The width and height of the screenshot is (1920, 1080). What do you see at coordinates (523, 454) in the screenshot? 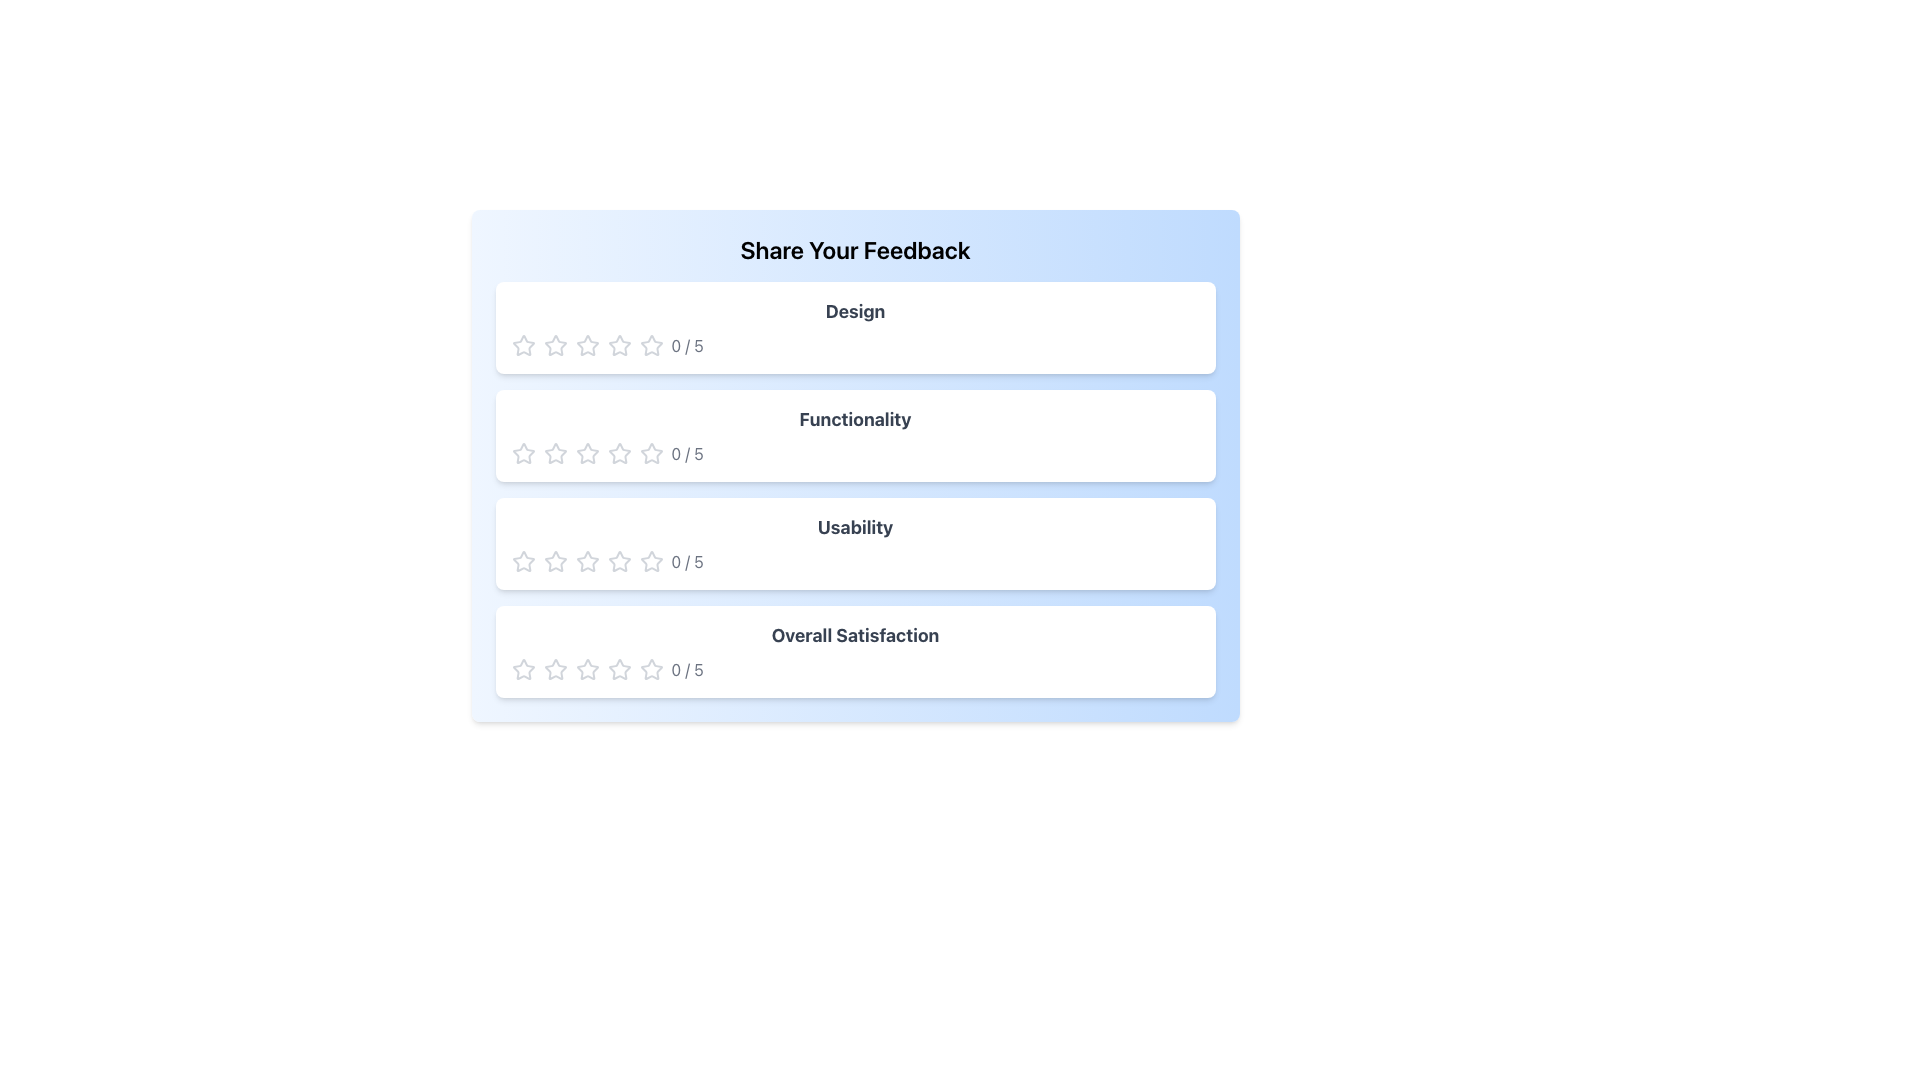
I see `the first star icon in the rating section labeled 'Functionality'` at bounding box center [523, 454].